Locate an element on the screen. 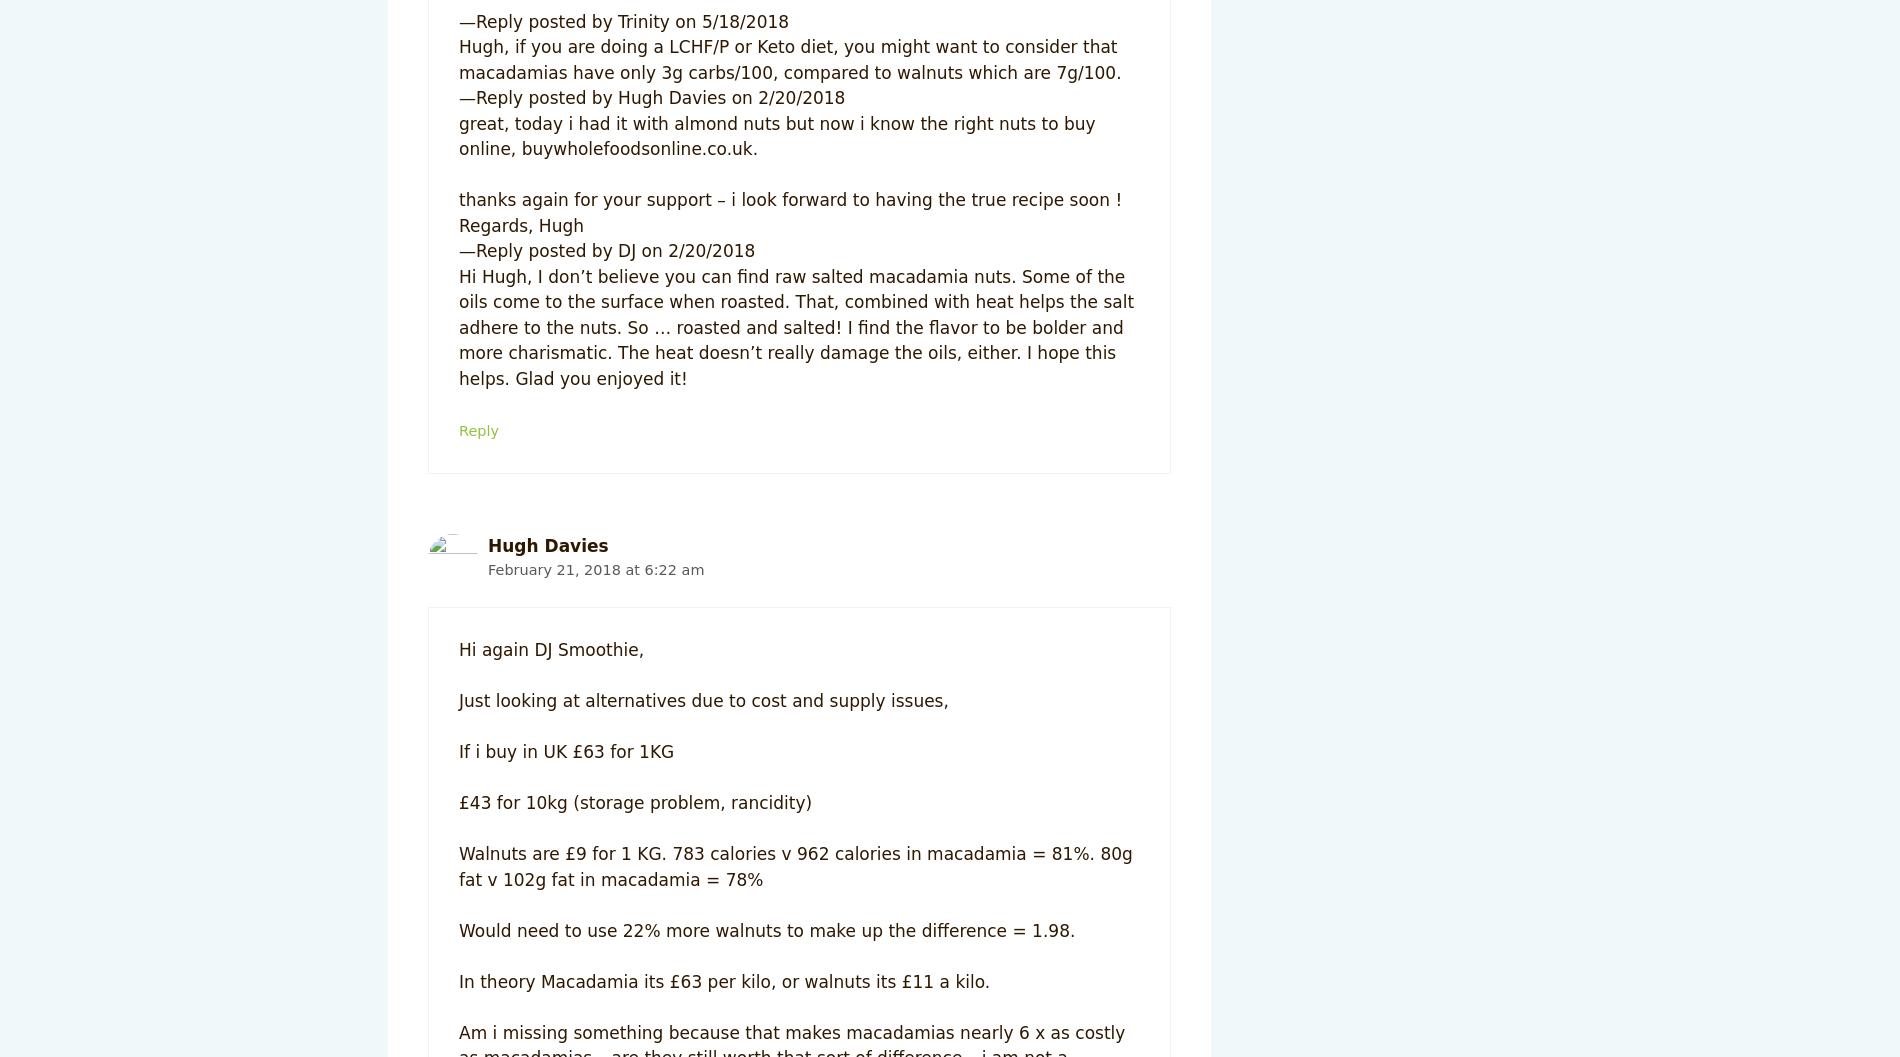 This screenshot has height=1057, width=1900. 'In theory Macadamia its £63 per kilo, or walnuts its £11 a kilo.' is located at coordinates (723, 981).